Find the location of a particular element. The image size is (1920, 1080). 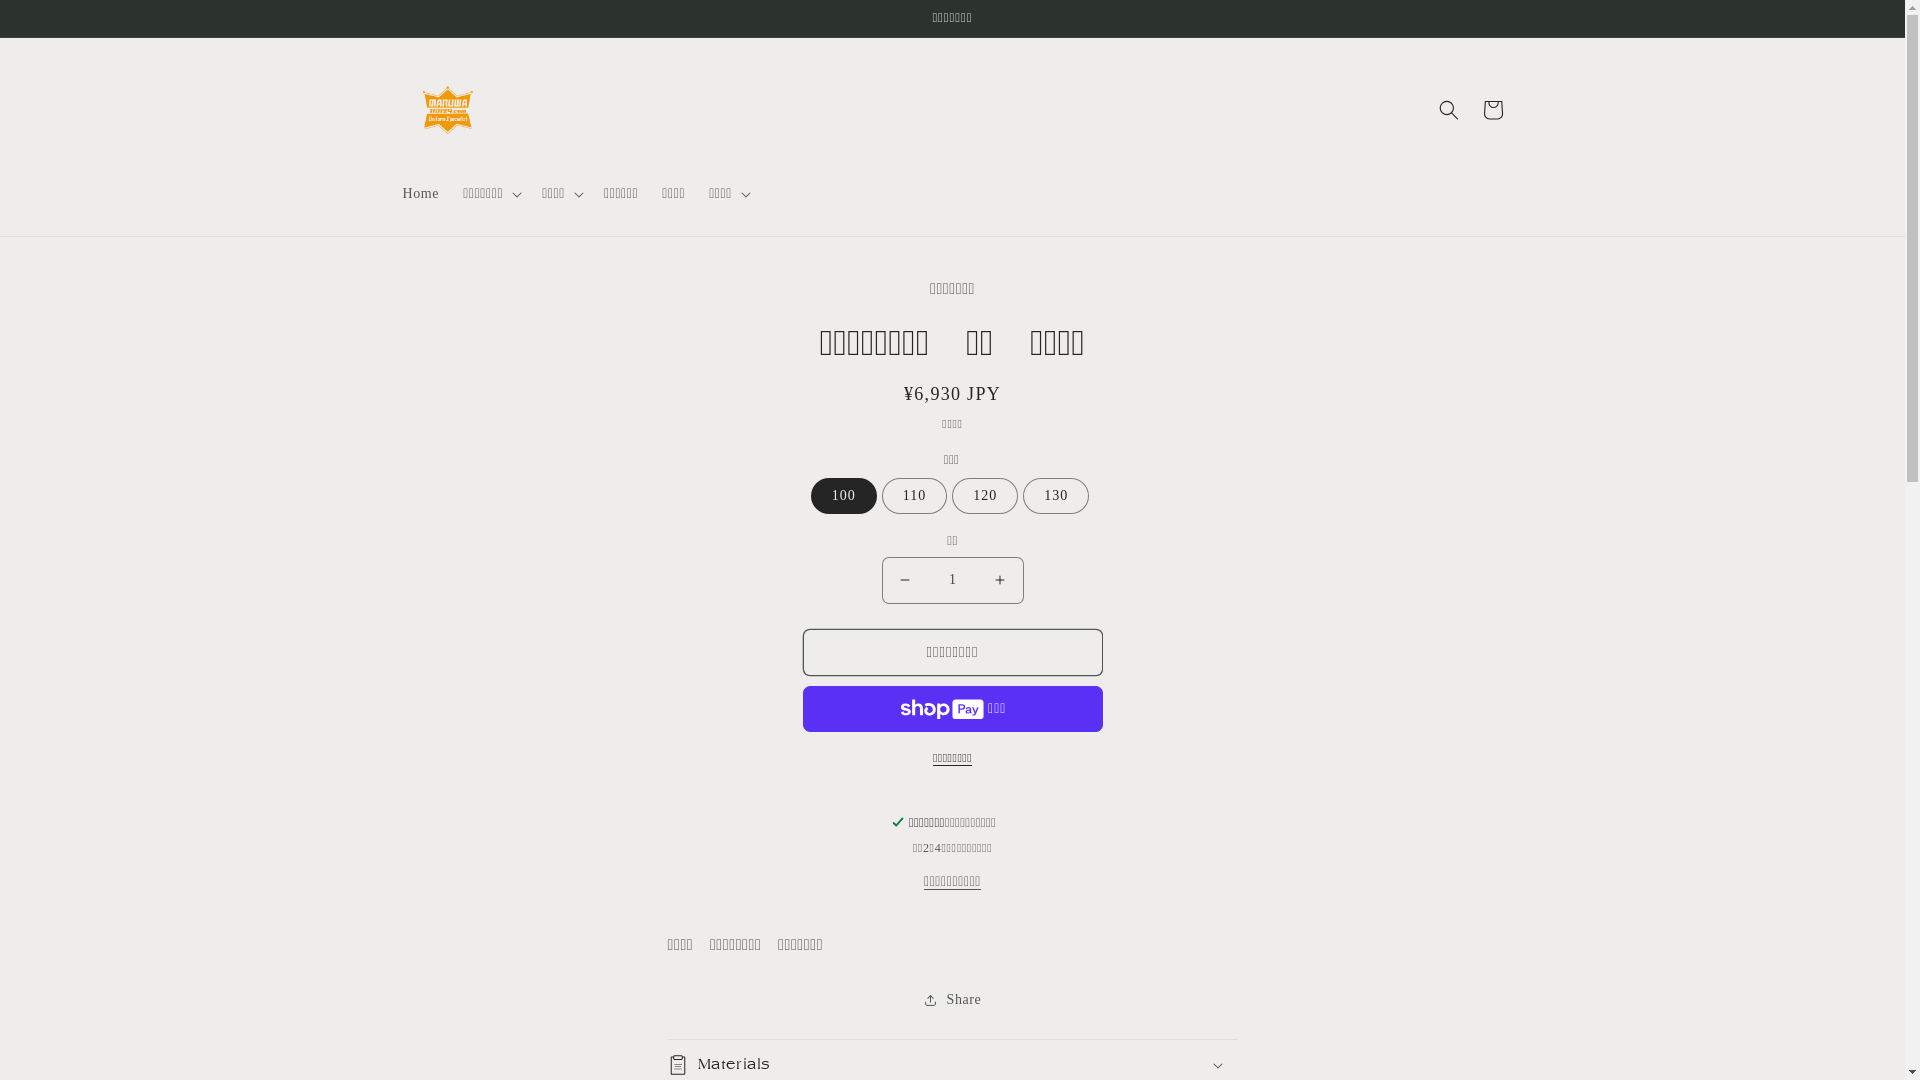

'Home' is located at coordinates (419, 193).